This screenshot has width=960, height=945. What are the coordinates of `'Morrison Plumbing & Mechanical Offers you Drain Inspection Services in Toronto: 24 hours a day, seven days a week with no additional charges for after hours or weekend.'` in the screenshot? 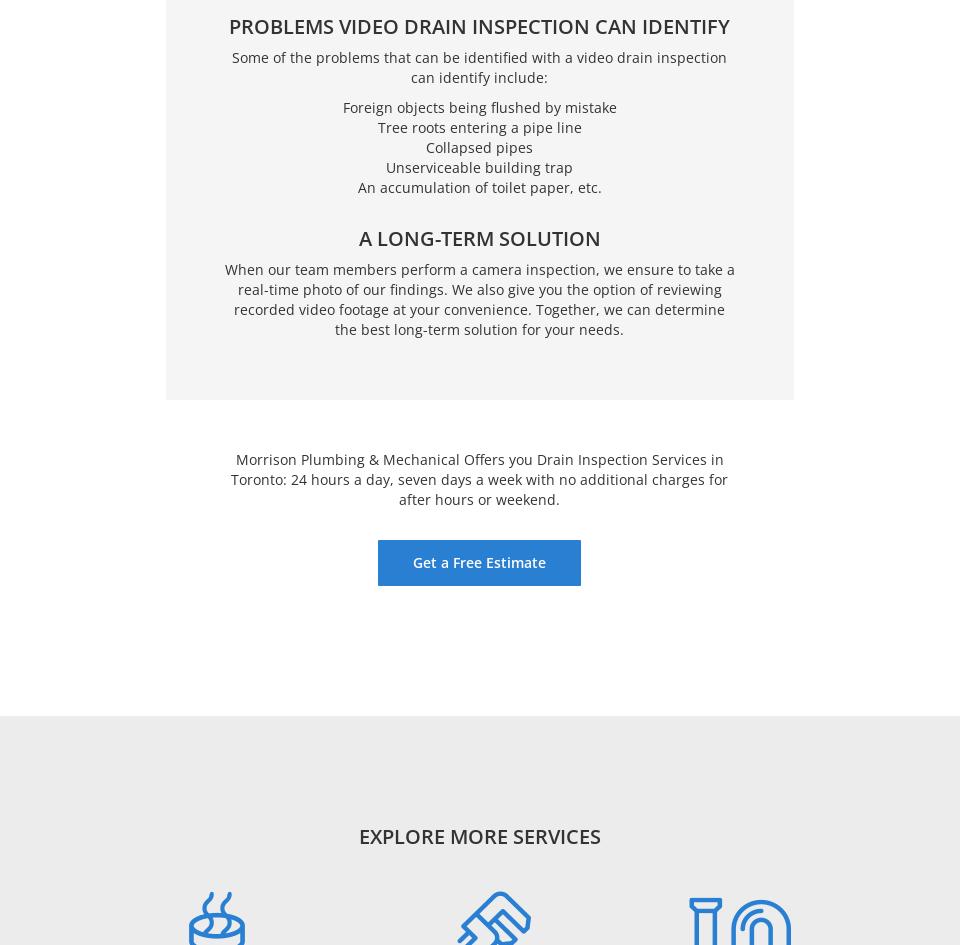 It's located at (479, 477).